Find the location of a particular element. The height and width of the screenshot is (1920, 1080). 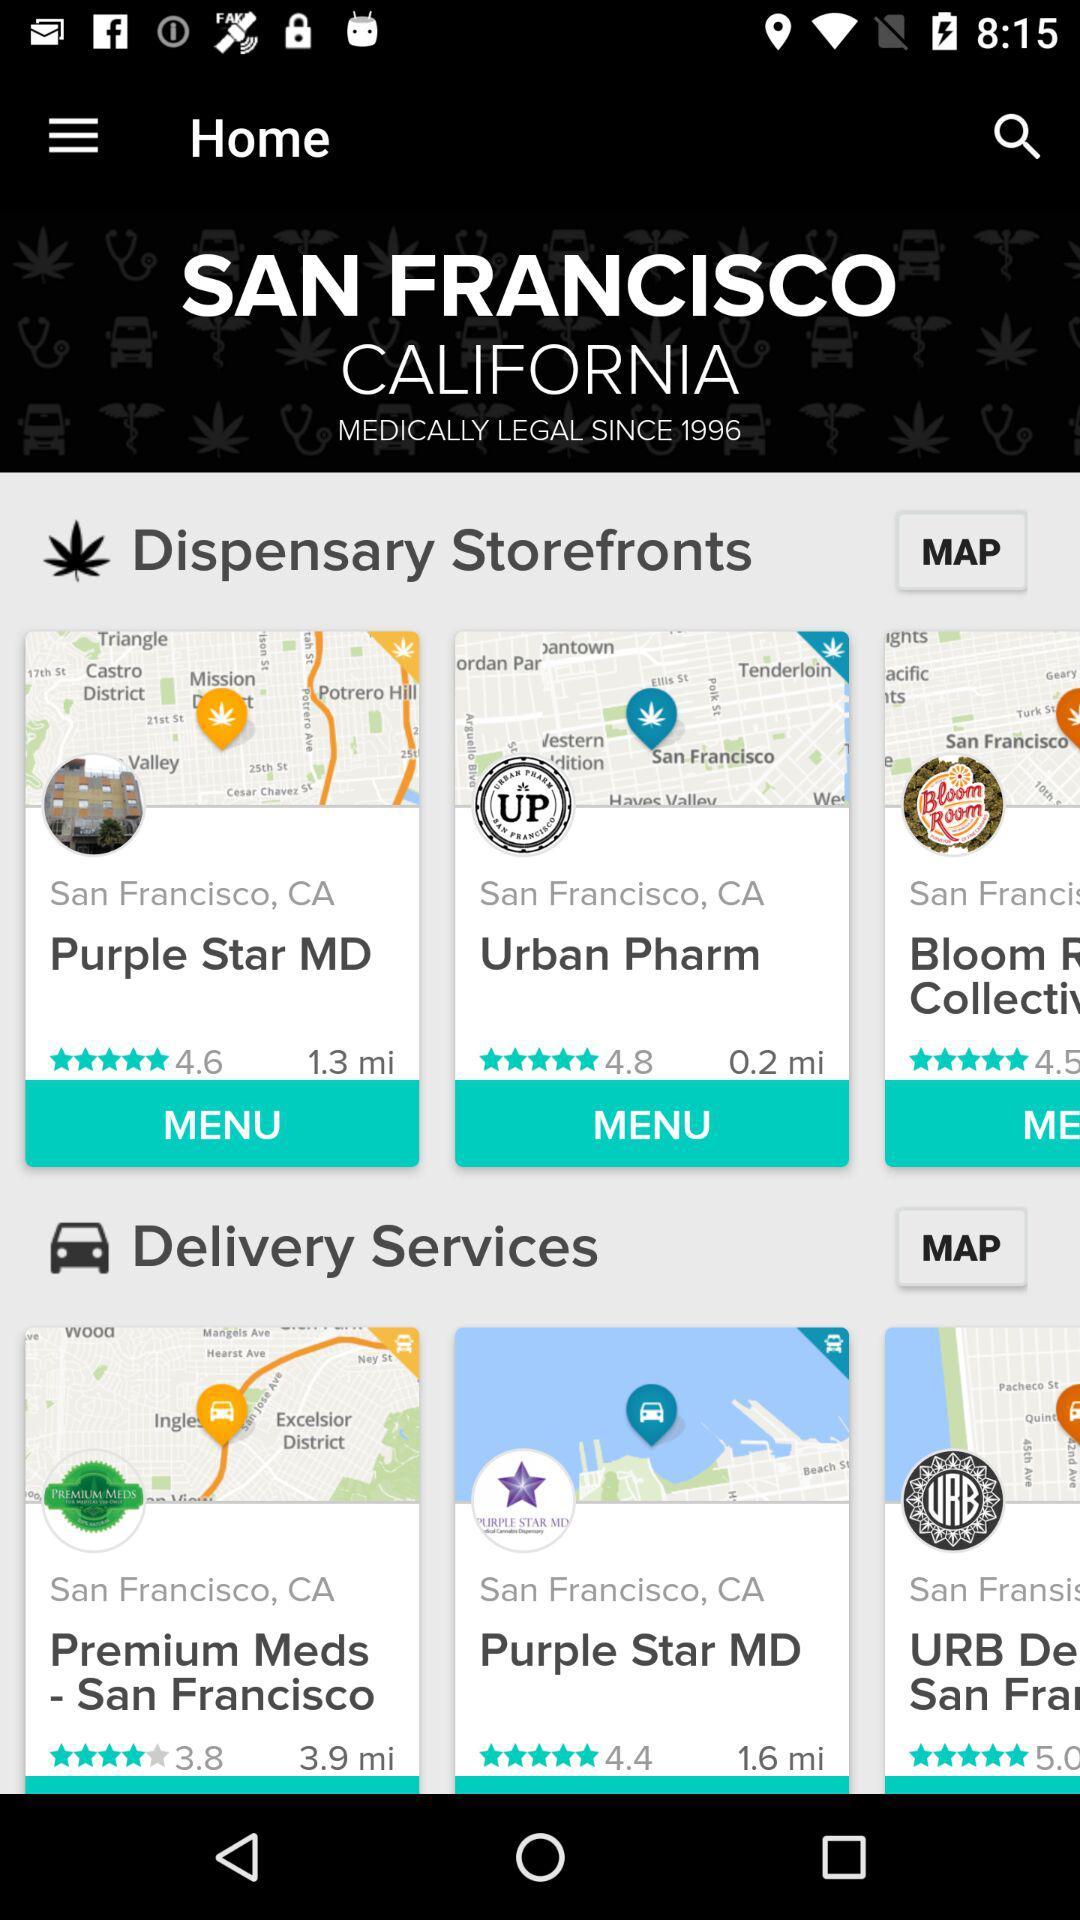

the icon next to the home item is located at coordinates (72, 135).